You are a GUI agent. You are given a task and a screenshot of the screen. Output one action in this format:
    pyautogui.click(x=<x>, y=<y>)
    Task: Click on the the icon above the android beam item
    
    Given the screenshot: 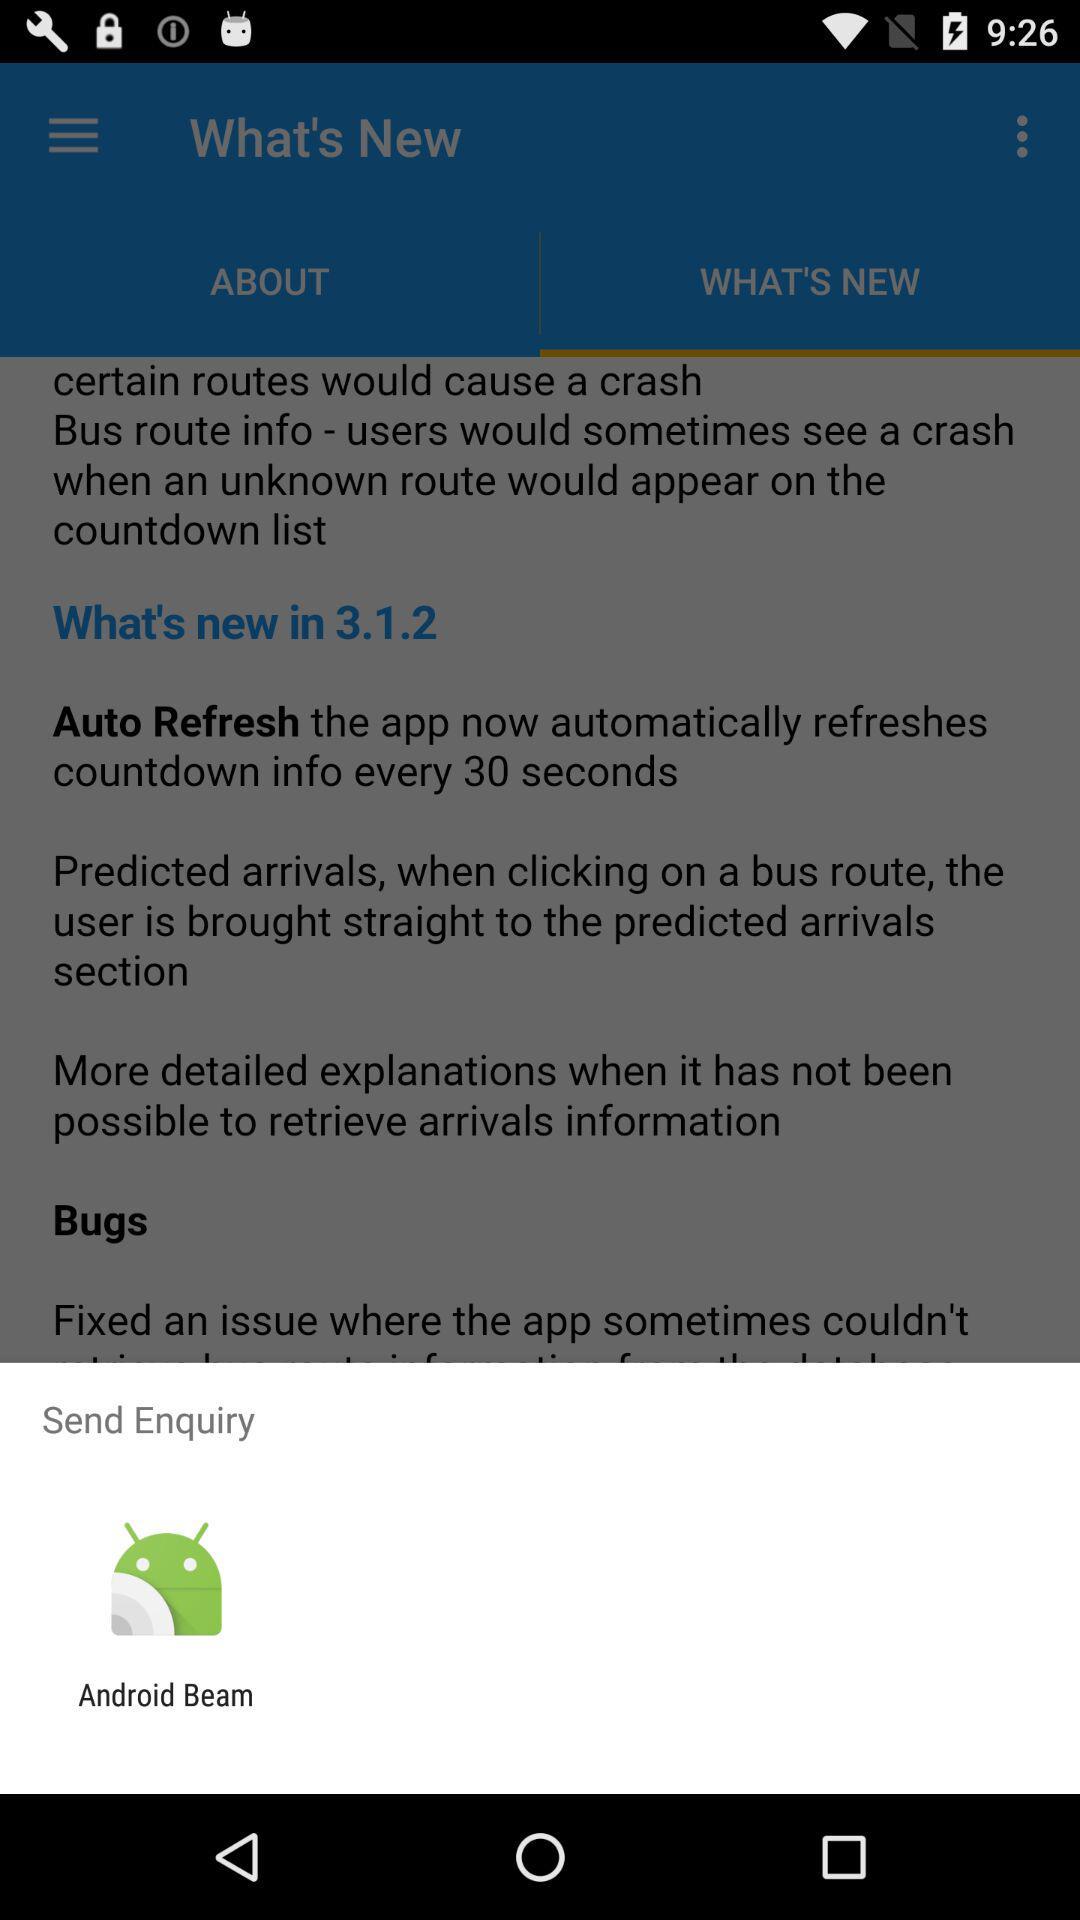 What is the action you would take?
    pyautogui.click(x=165, y=1579)
    